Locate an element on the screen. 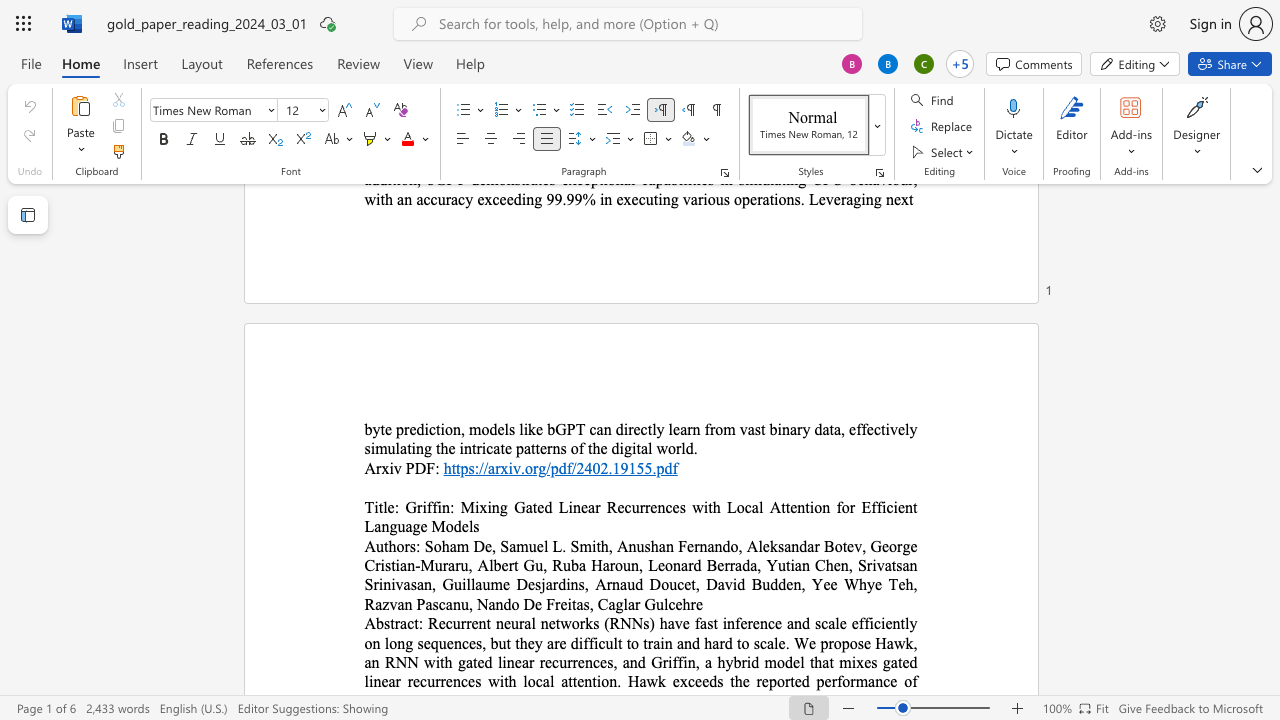 The height and width of the screenshot is (720, 1280). the space between the continuous character "r" and "y" in the text is located at coordinates (803, 428).